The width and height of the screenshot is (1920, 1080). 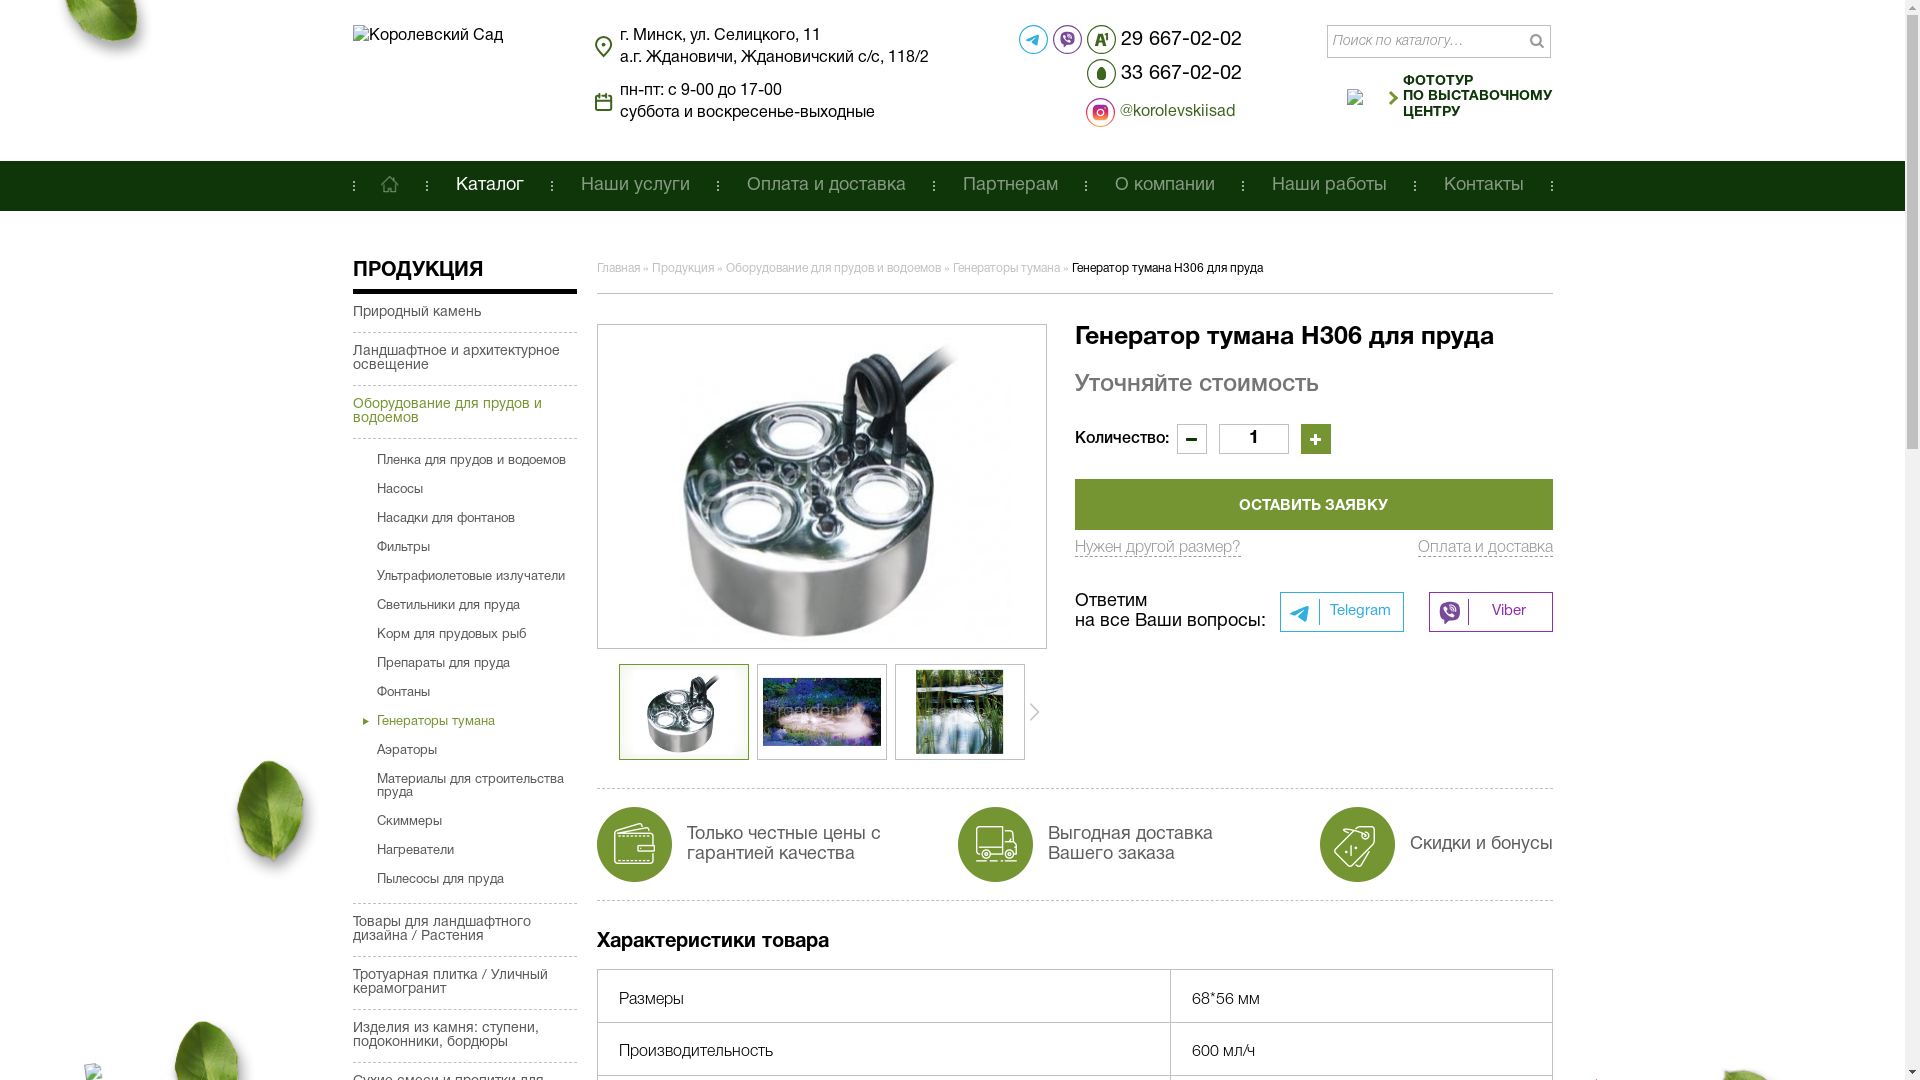 What do you see at coordinates (1164, 72) in the screenshot?
I see `'33 667-02-02'` at bounding box center [1164, 72].